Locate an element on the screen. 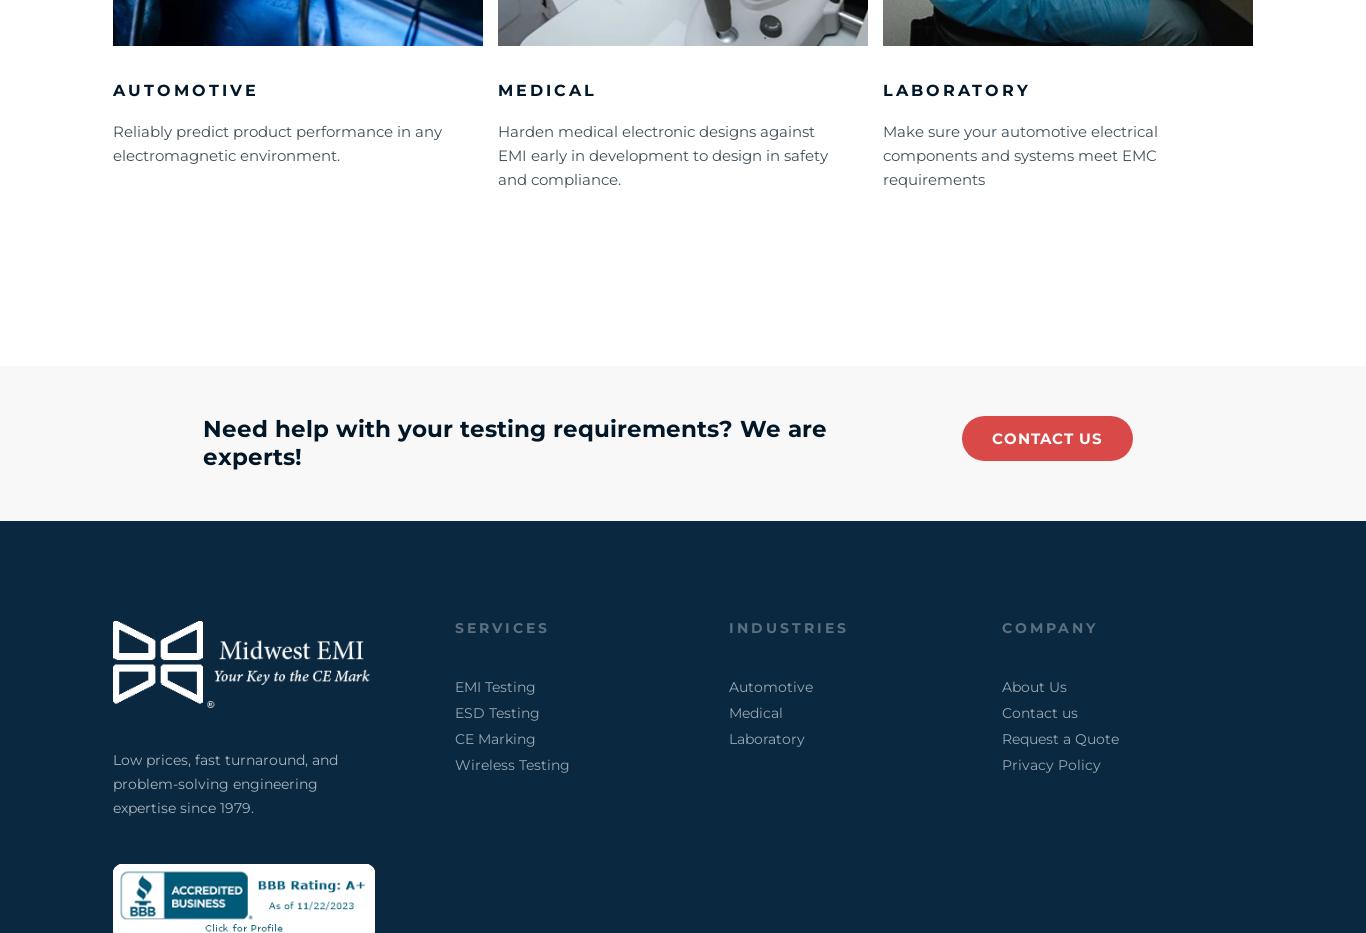 Image resolution: width=1366 pixels, height=933 pixels. 'Wireless Testing' is located at coordinates (512, 763).